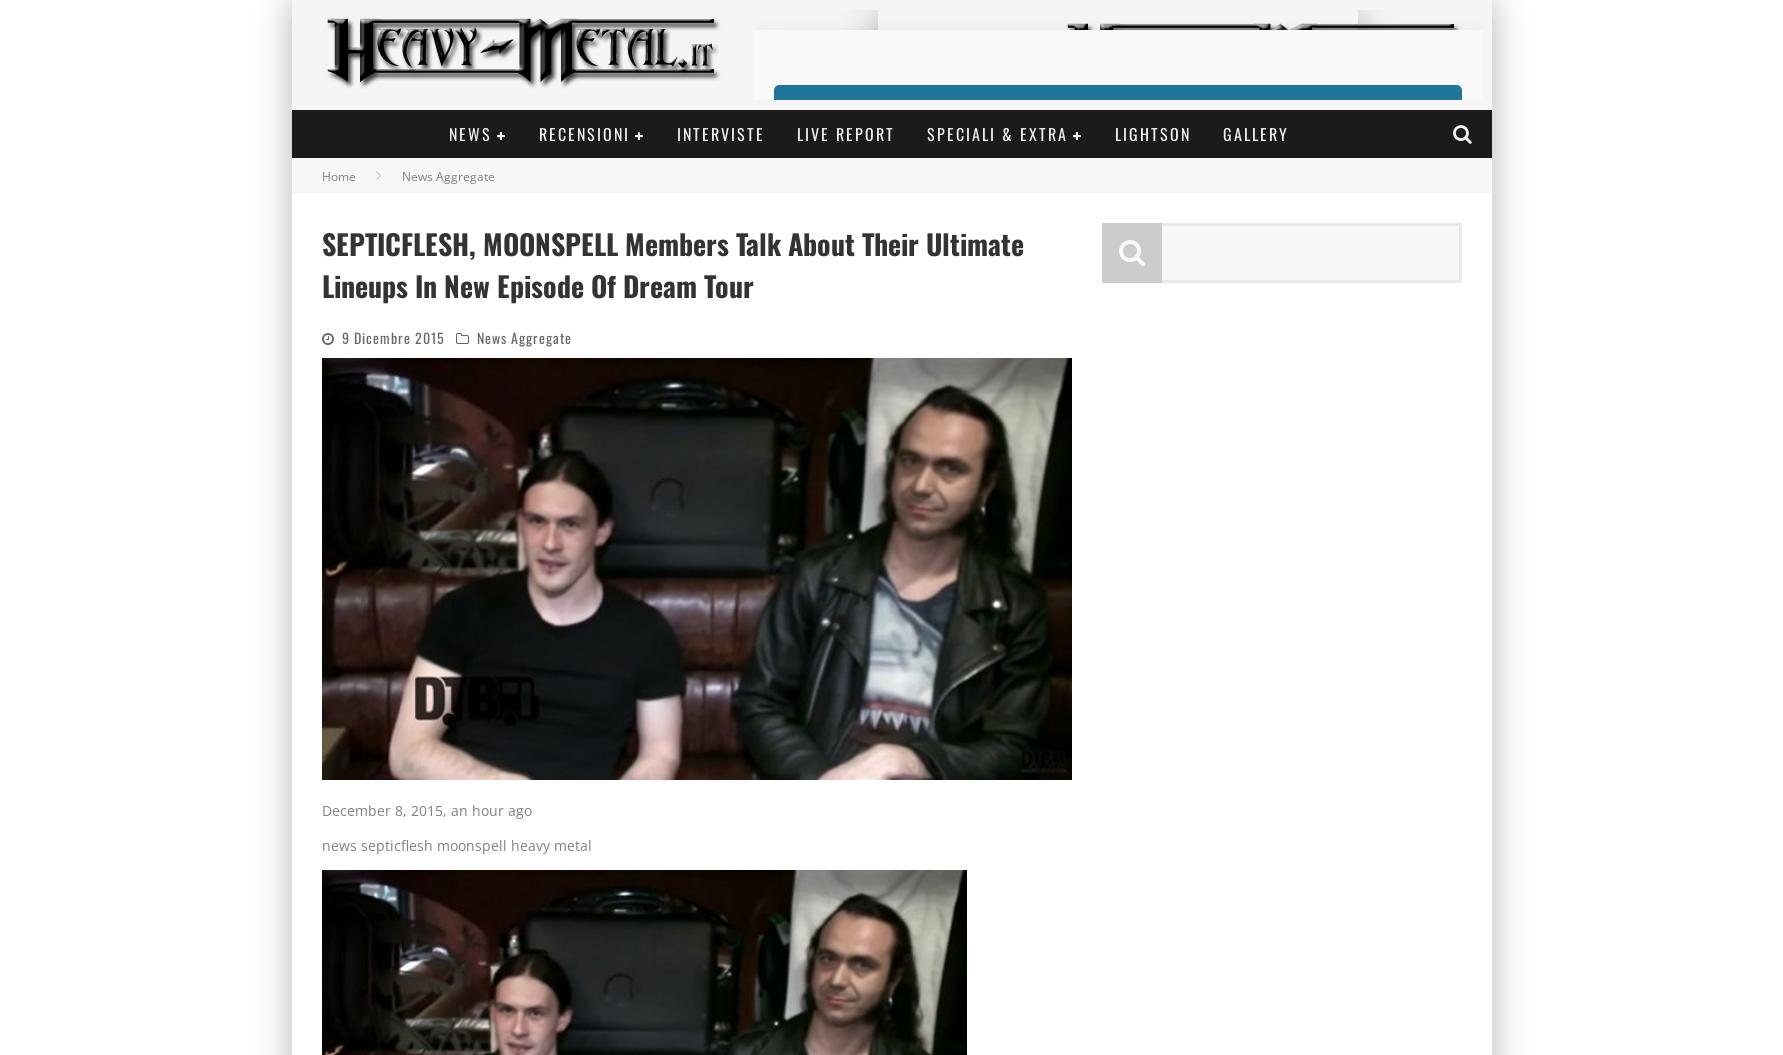 The image size is (1783, 1055). I want to click on 'news', so click(337, 845).